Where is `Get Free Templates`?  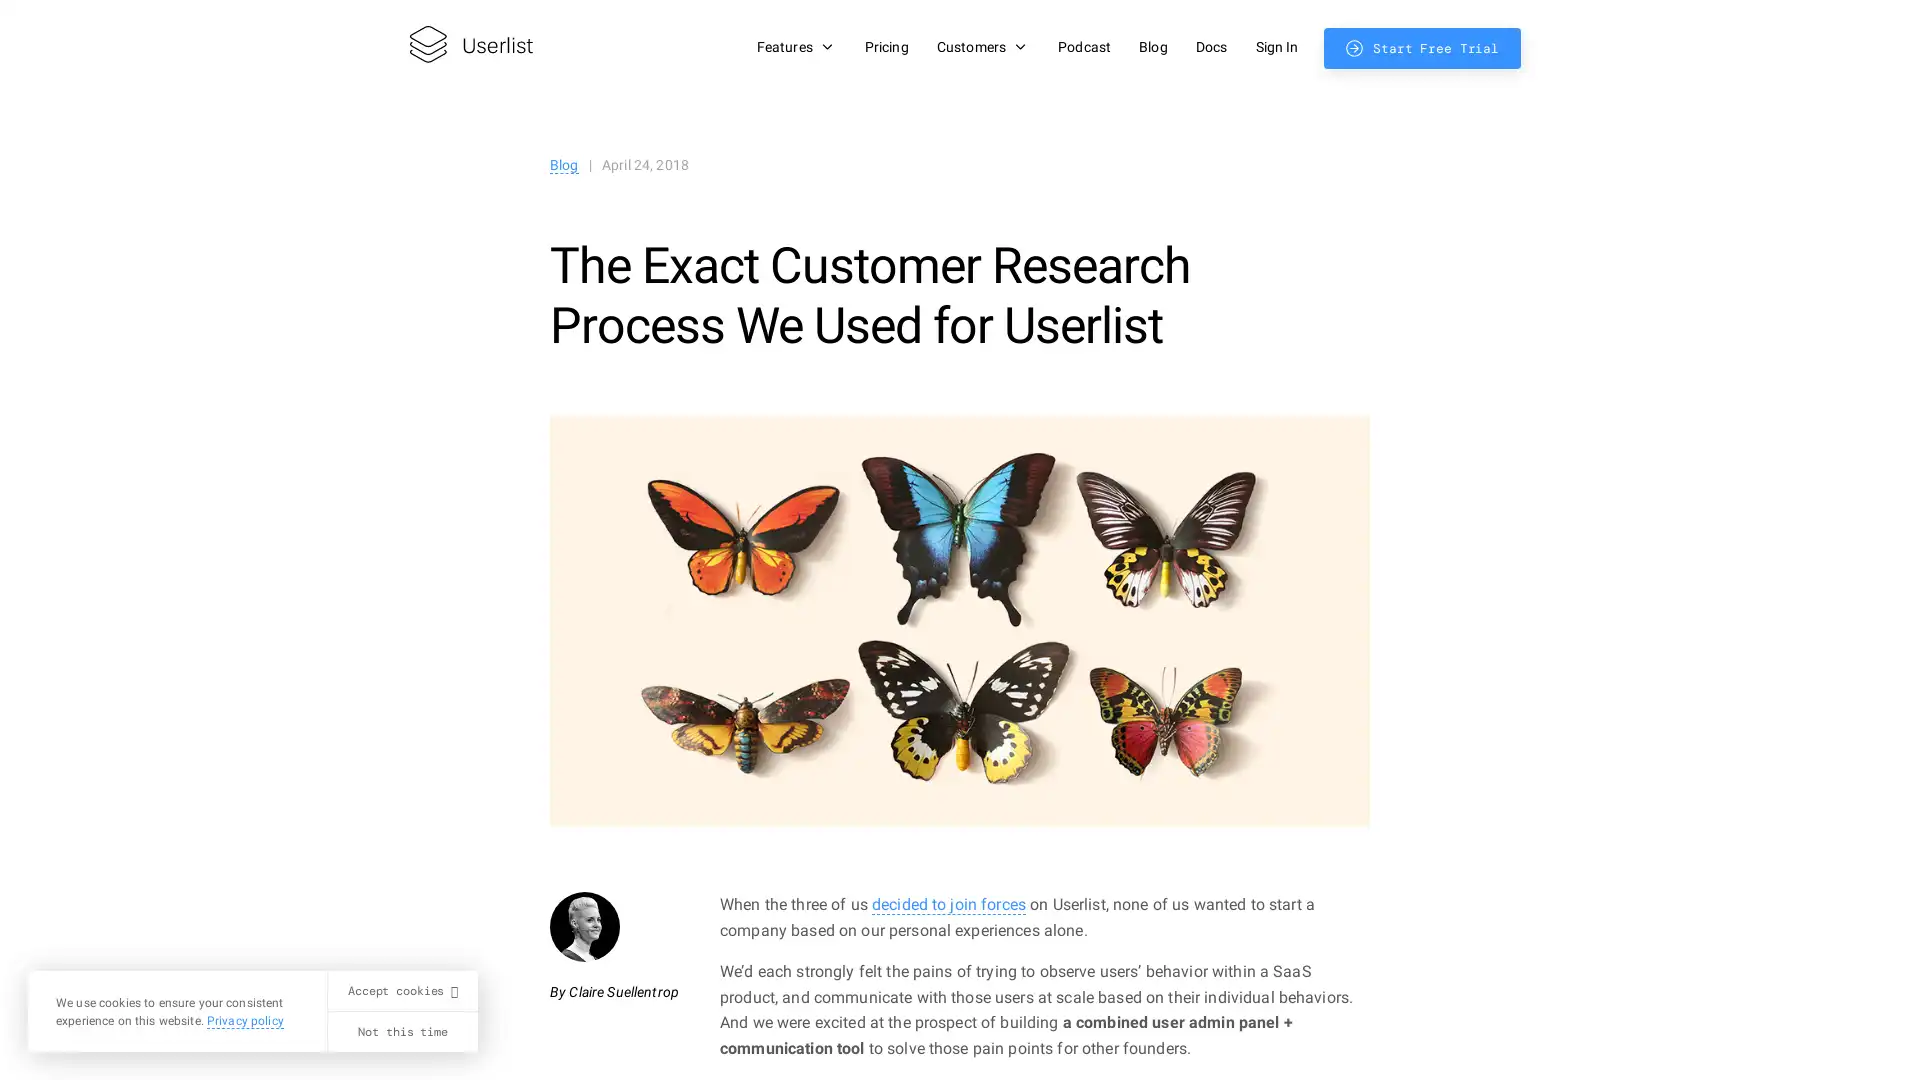 Get Free Templates is located at coordinates (1711, 546).